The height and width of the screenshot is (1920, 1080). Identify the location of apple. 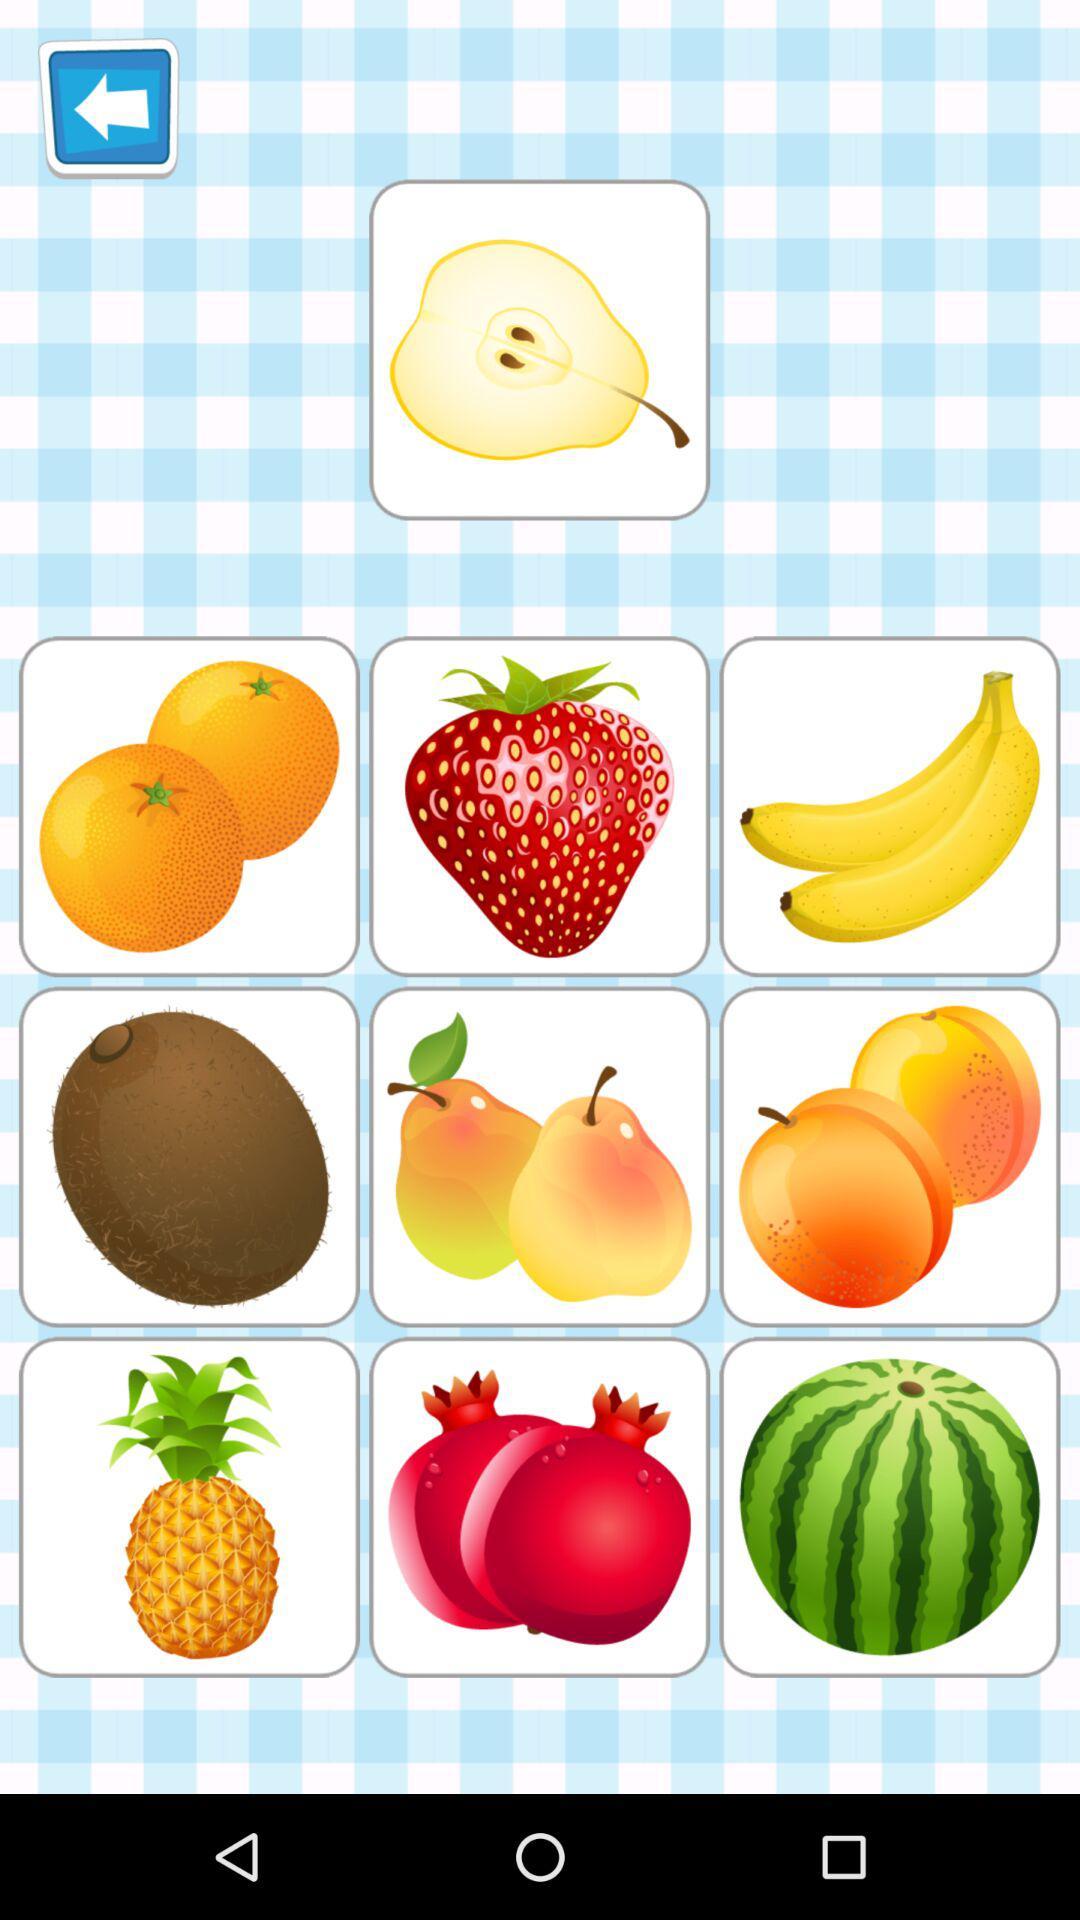
(538, 349).